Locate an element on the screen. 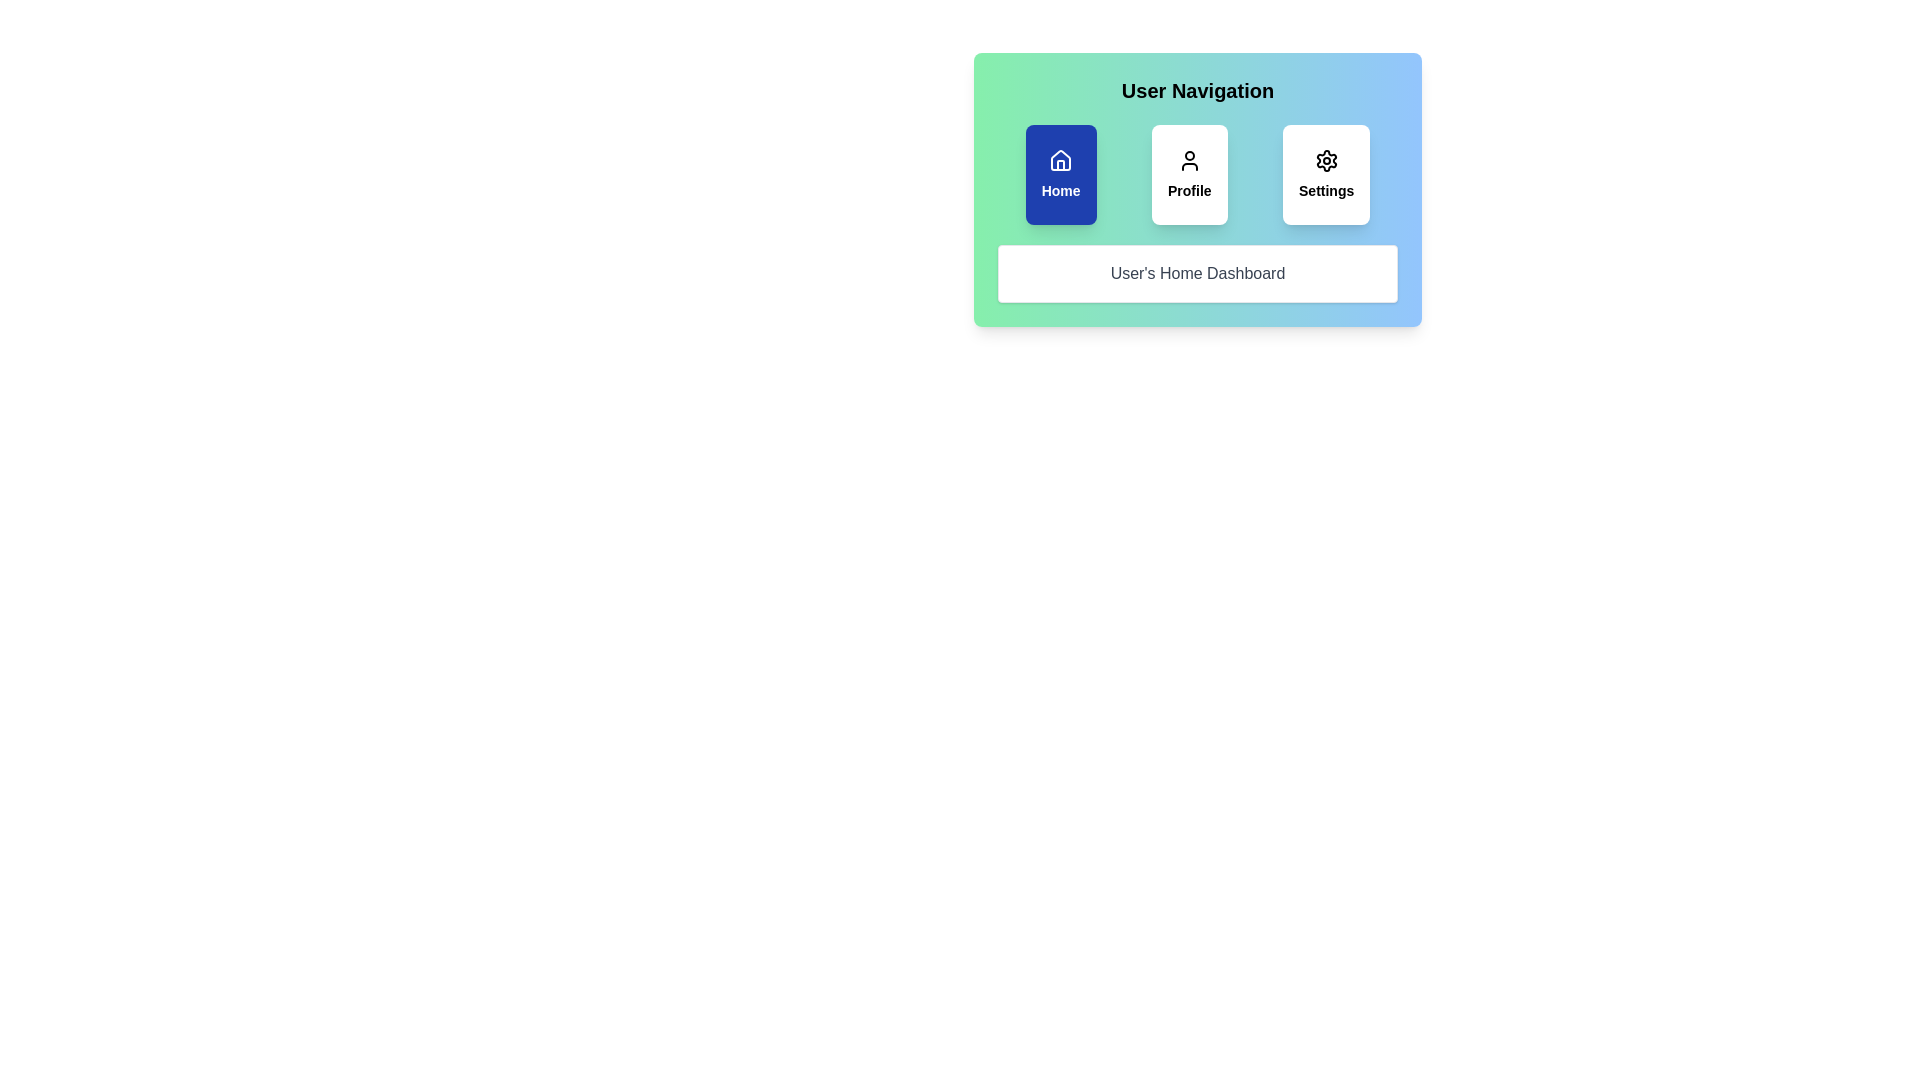 The width and height of the screenshot is (1920, 1080). the Profile button to observe its visual feedback is located at coordinates (1189, 173).